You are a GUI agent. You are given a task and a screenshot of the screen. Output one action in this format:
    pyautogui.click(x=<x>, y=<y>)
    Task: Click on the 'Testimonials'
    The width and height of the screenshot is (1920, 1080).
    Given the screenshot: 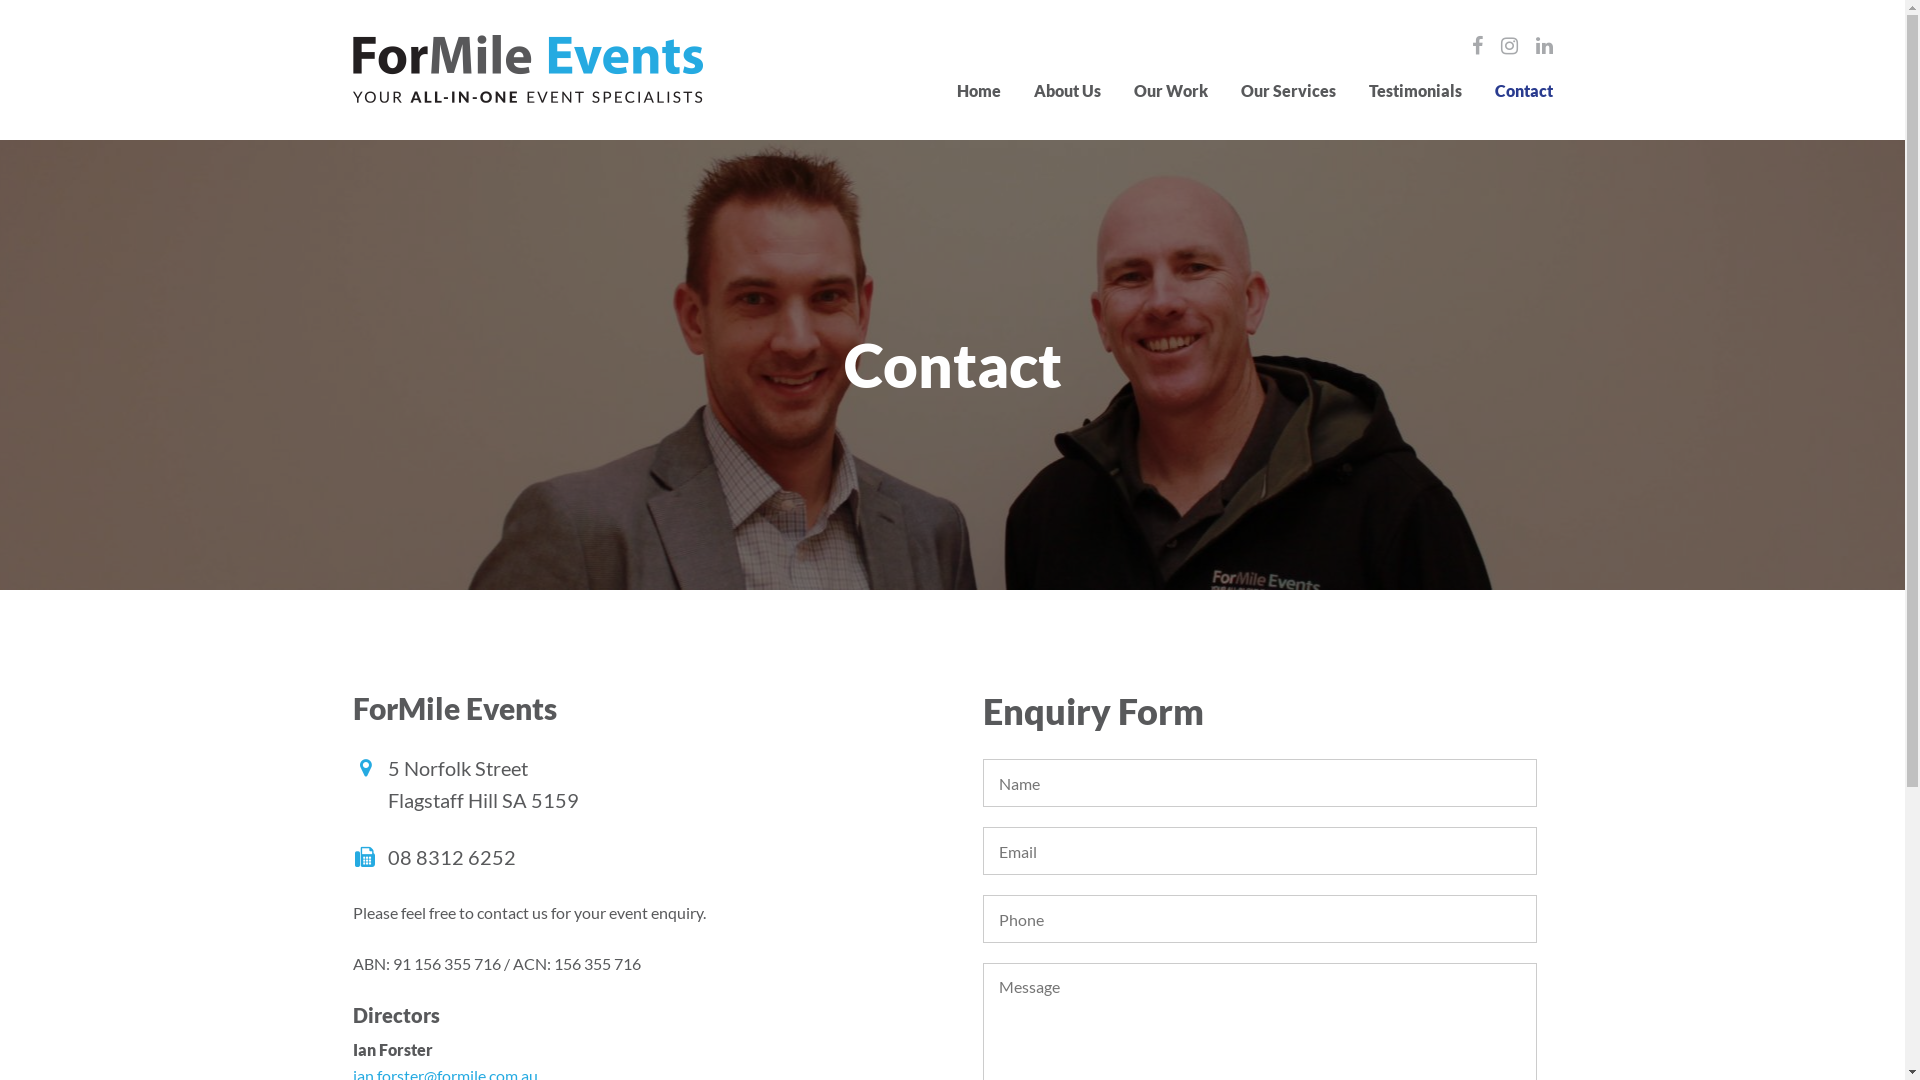 What is the action you would take?
    pyautogui.click(x=1367, y=90)
    